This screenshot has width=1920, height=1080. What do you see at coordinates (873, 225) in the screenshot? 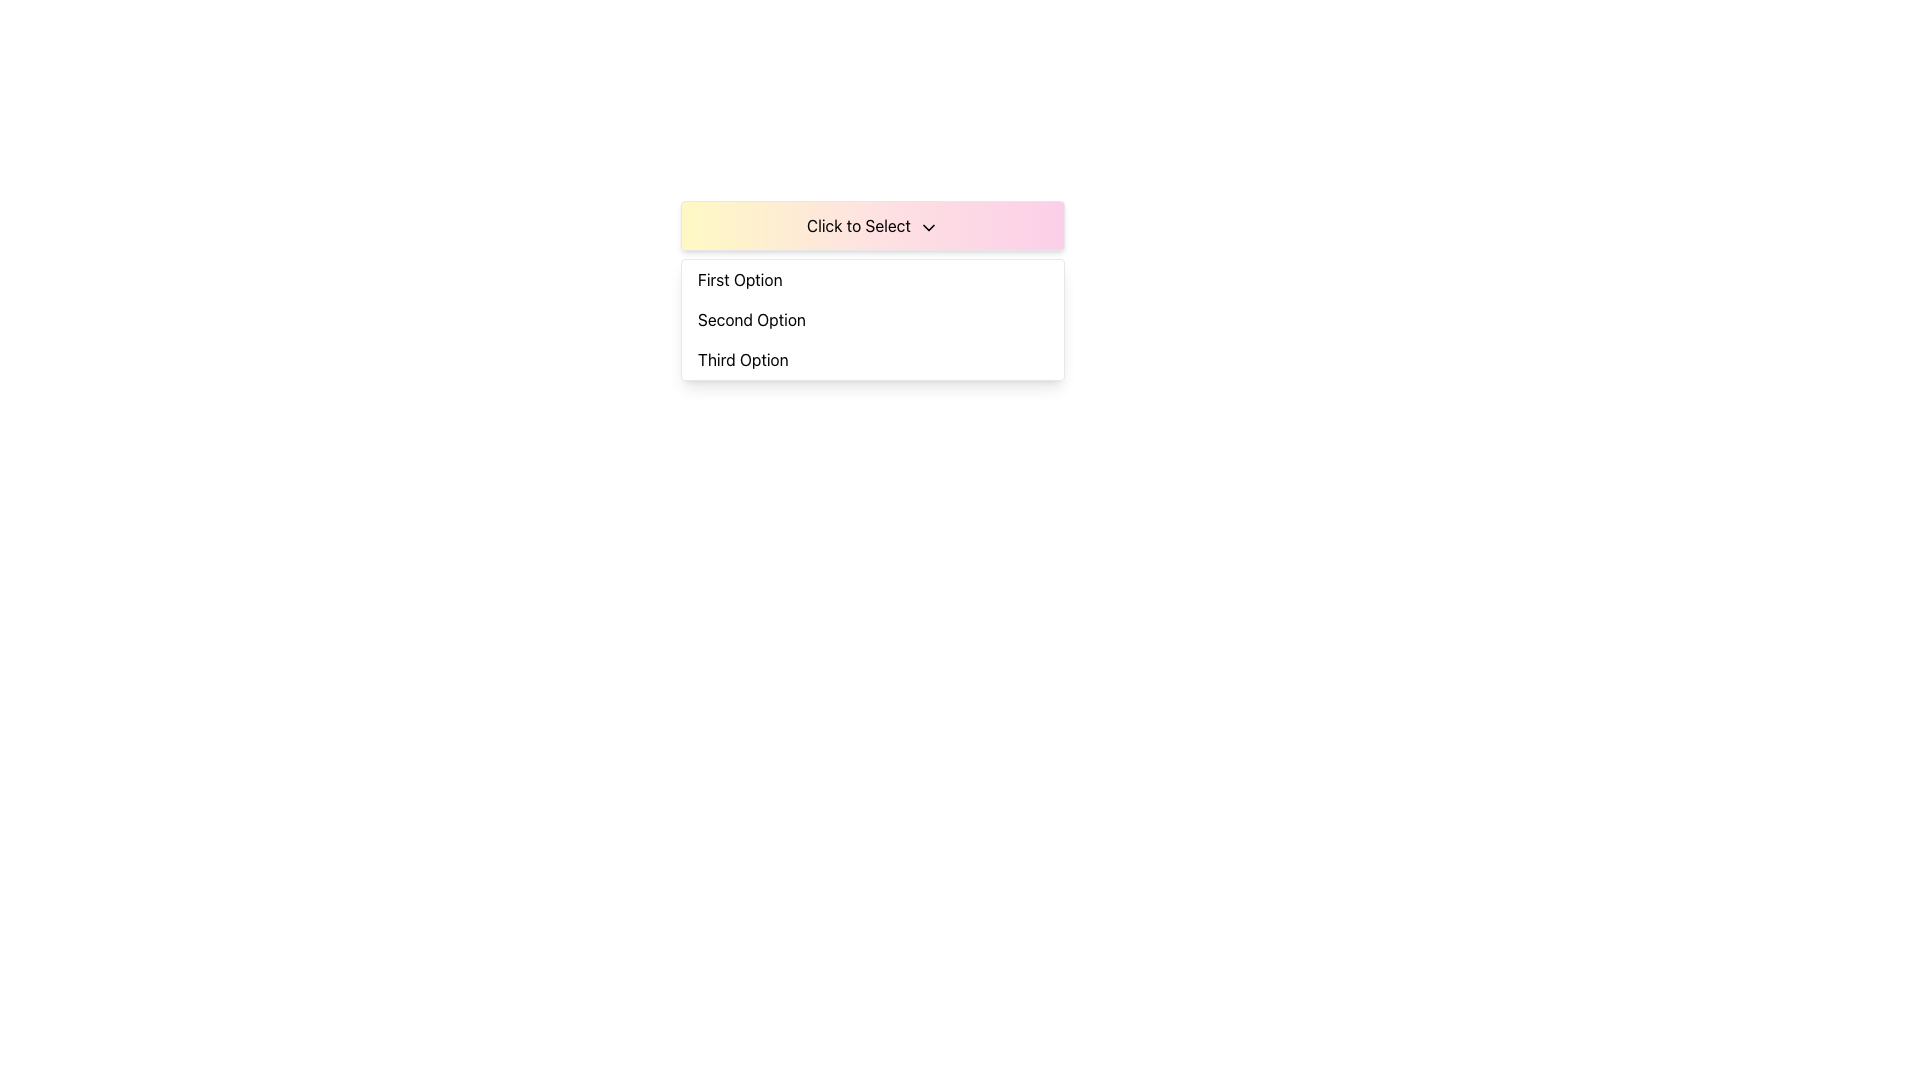
I see `the Dropdown trigger button labeled 'Click to Select'` at bounding box center [873, 225].